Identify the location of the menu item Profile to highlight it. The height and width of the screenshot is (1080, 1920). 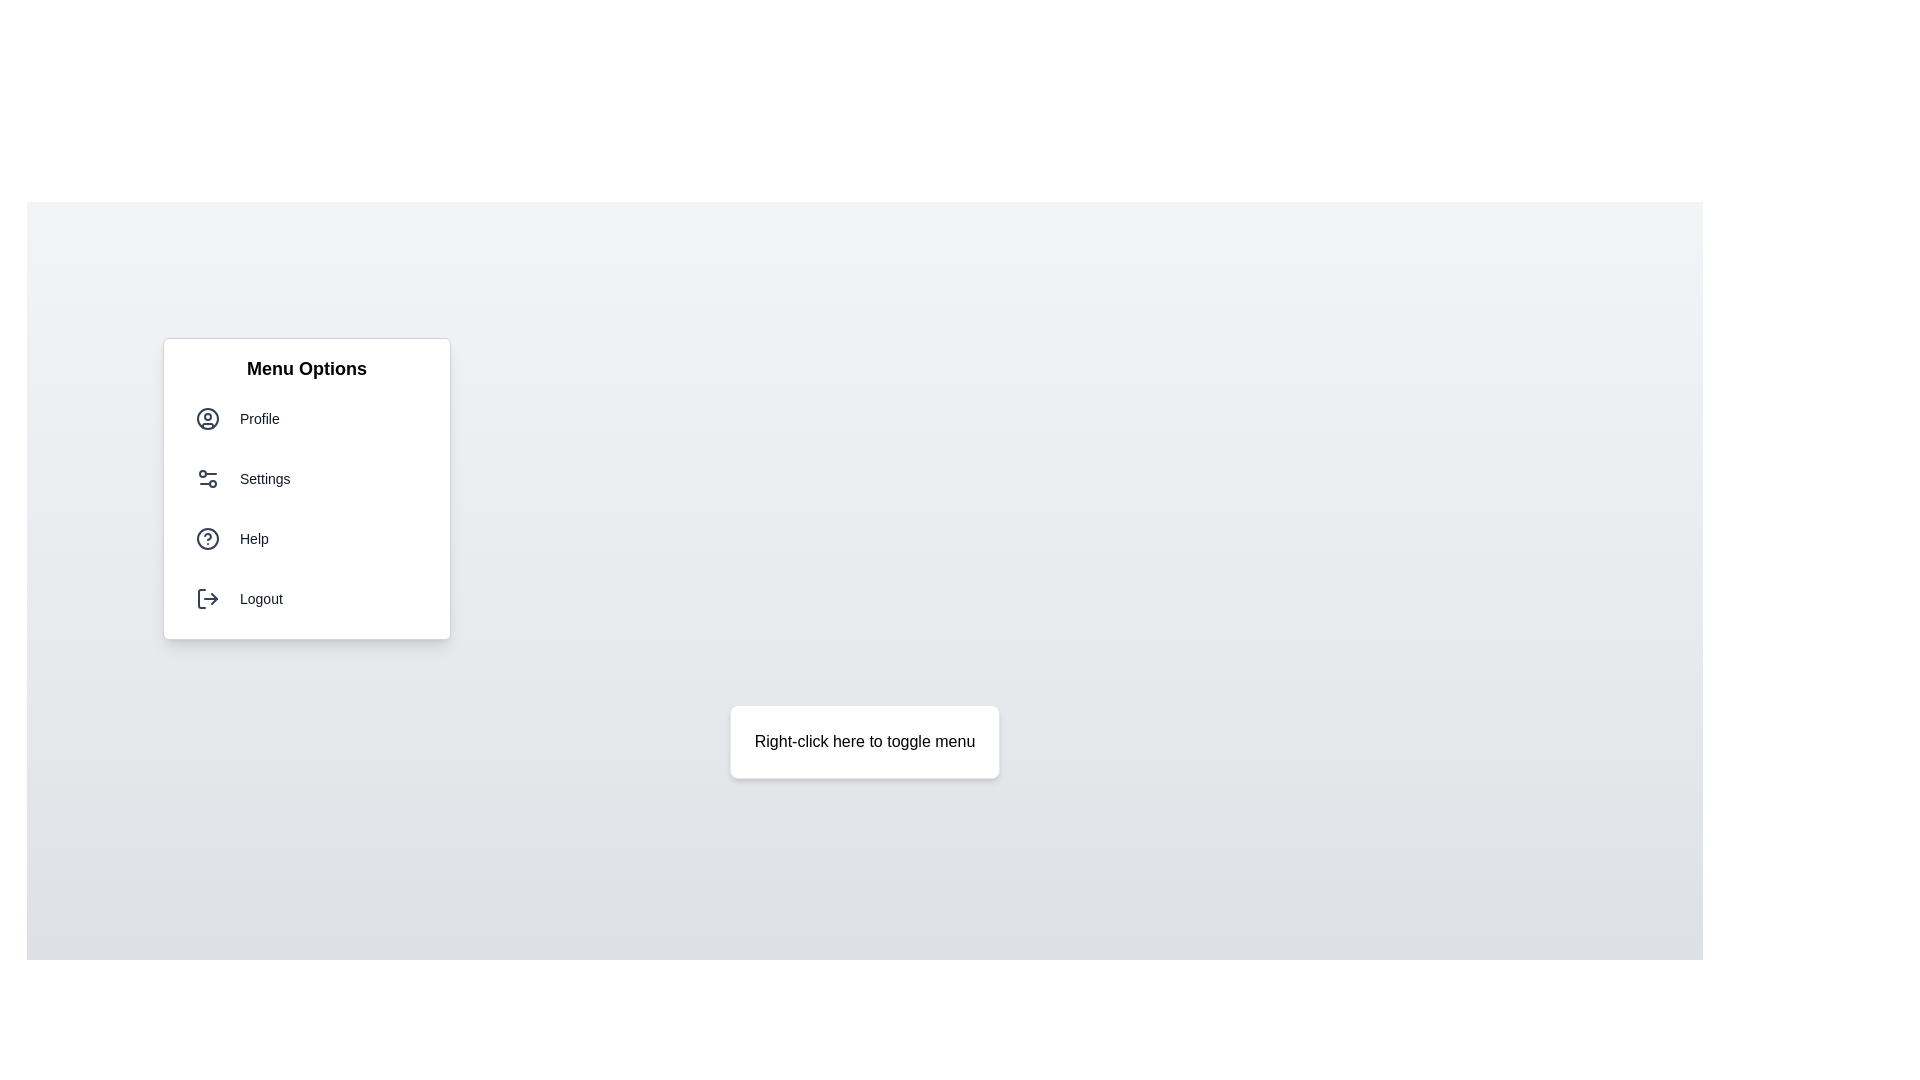
(306, 418).